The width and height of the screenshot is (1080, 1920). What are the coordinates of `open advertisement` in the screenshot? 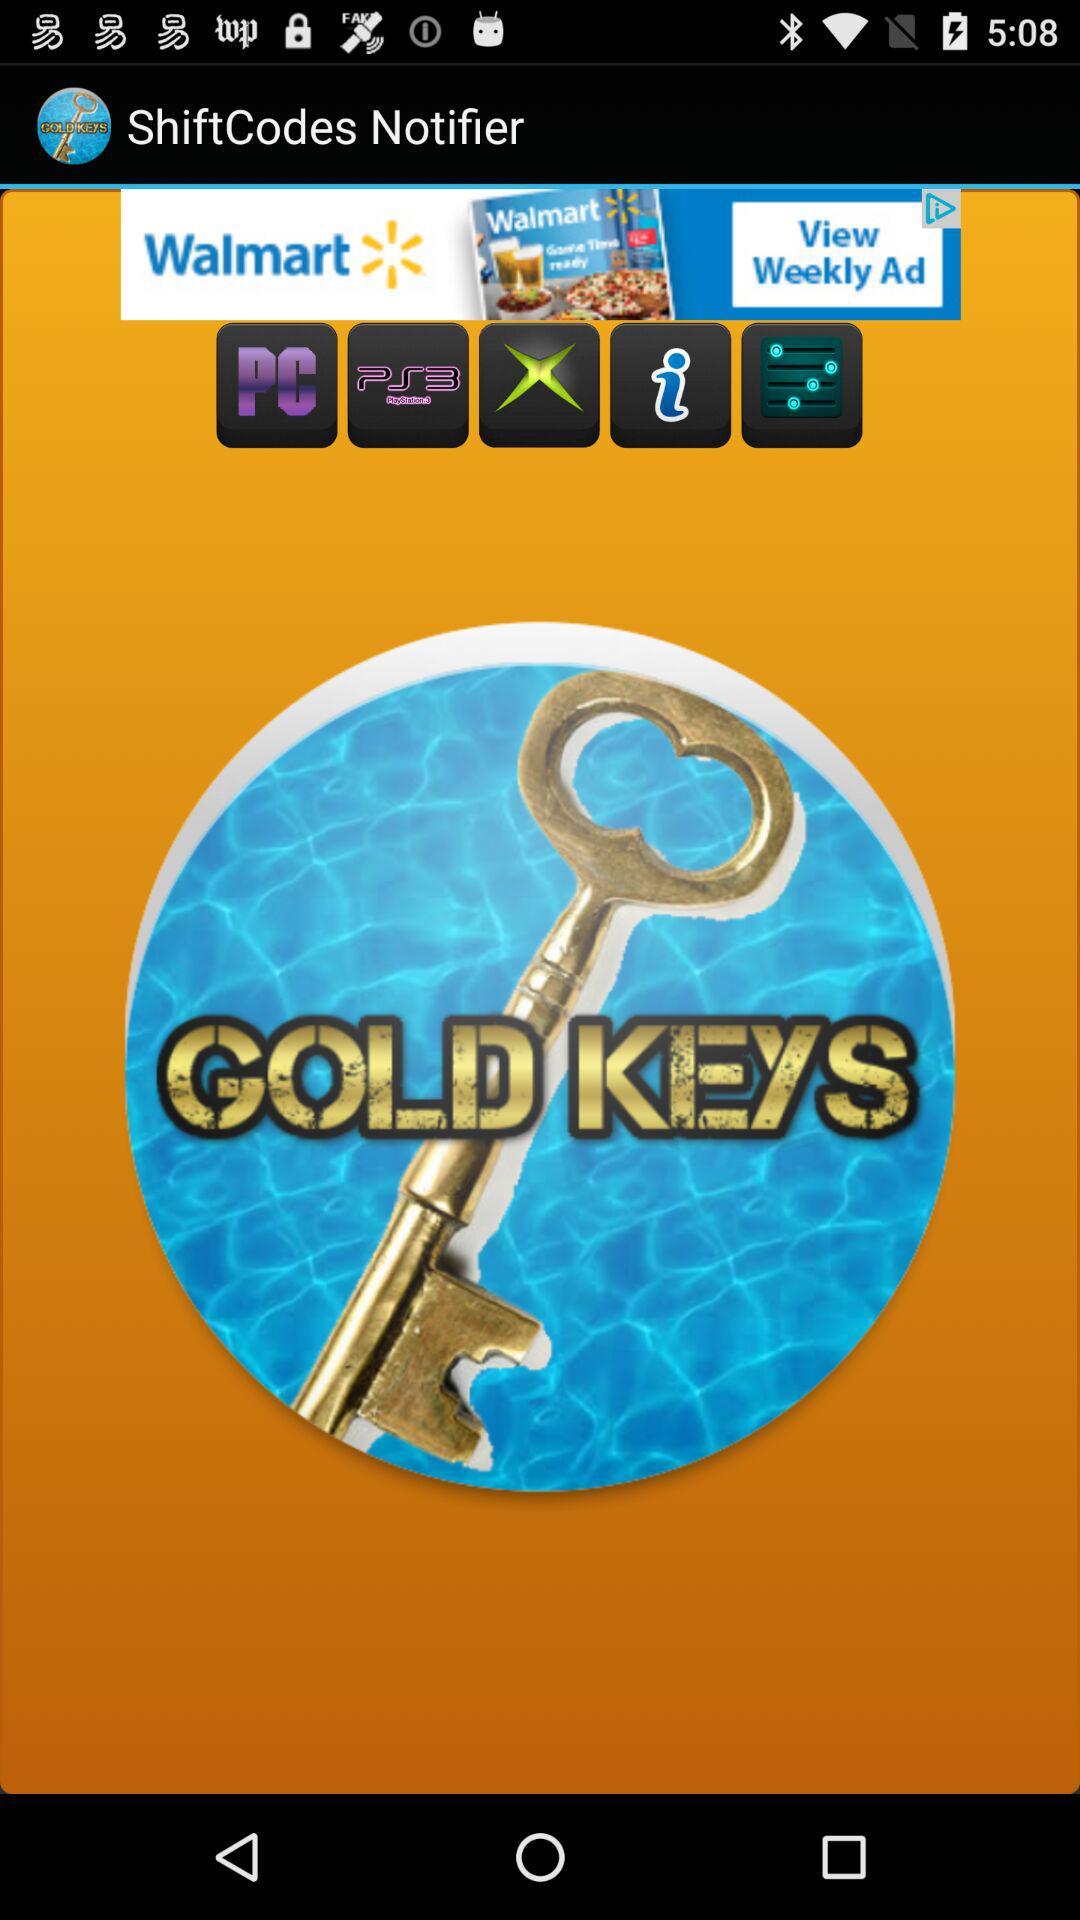 It's located at (540, 253).